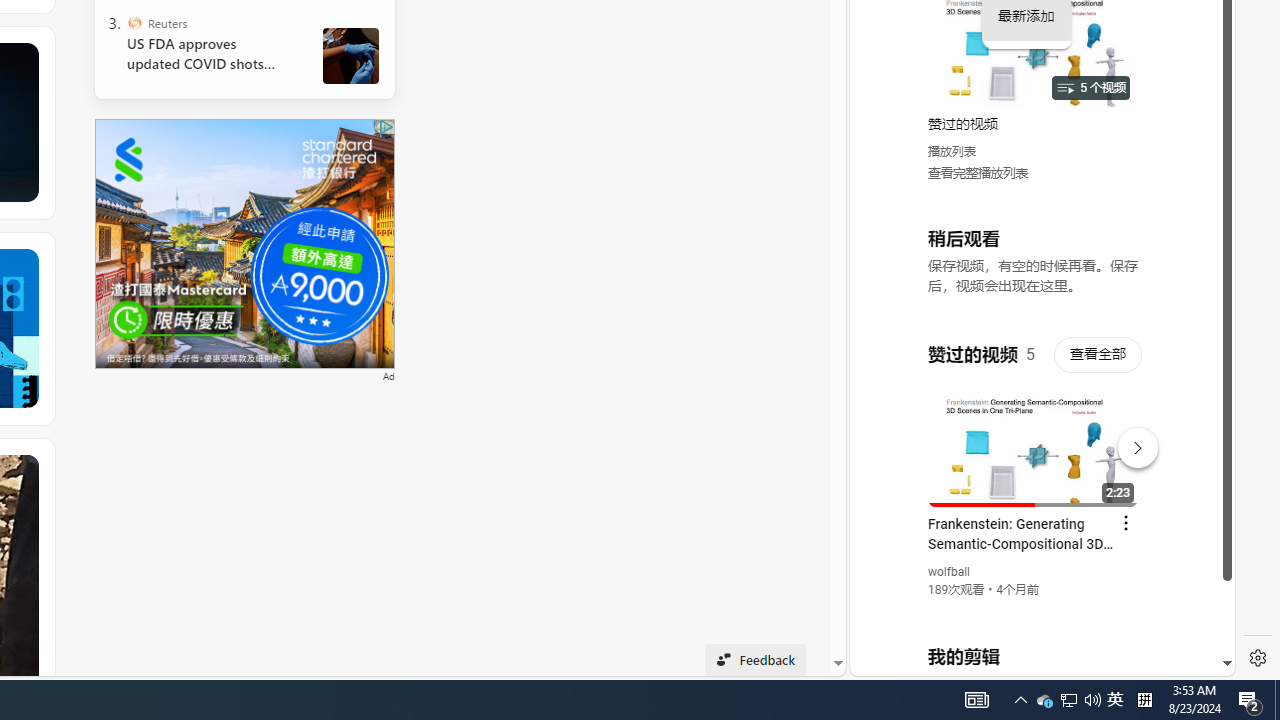 Image resolution: width=1280 pixels, height=720 pixels. What do you see at coordinates (1034, 608) in the screenshot?
I see `'you'` at bounding box center [1034, 608].